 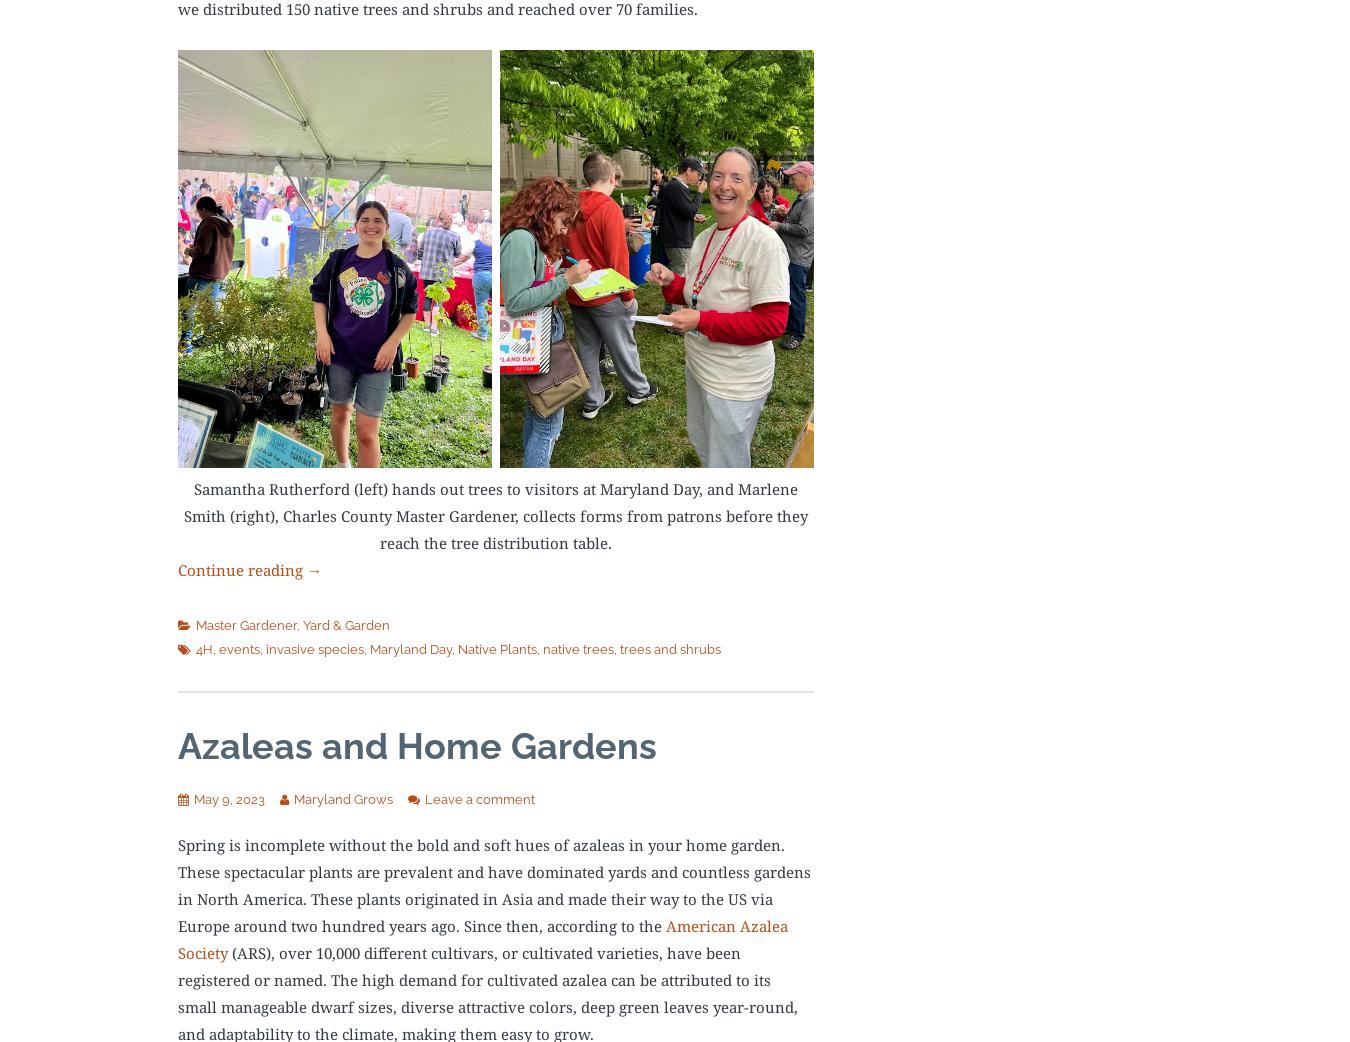 I want to click on 'Master Gardener', so click(x=245, y=624).